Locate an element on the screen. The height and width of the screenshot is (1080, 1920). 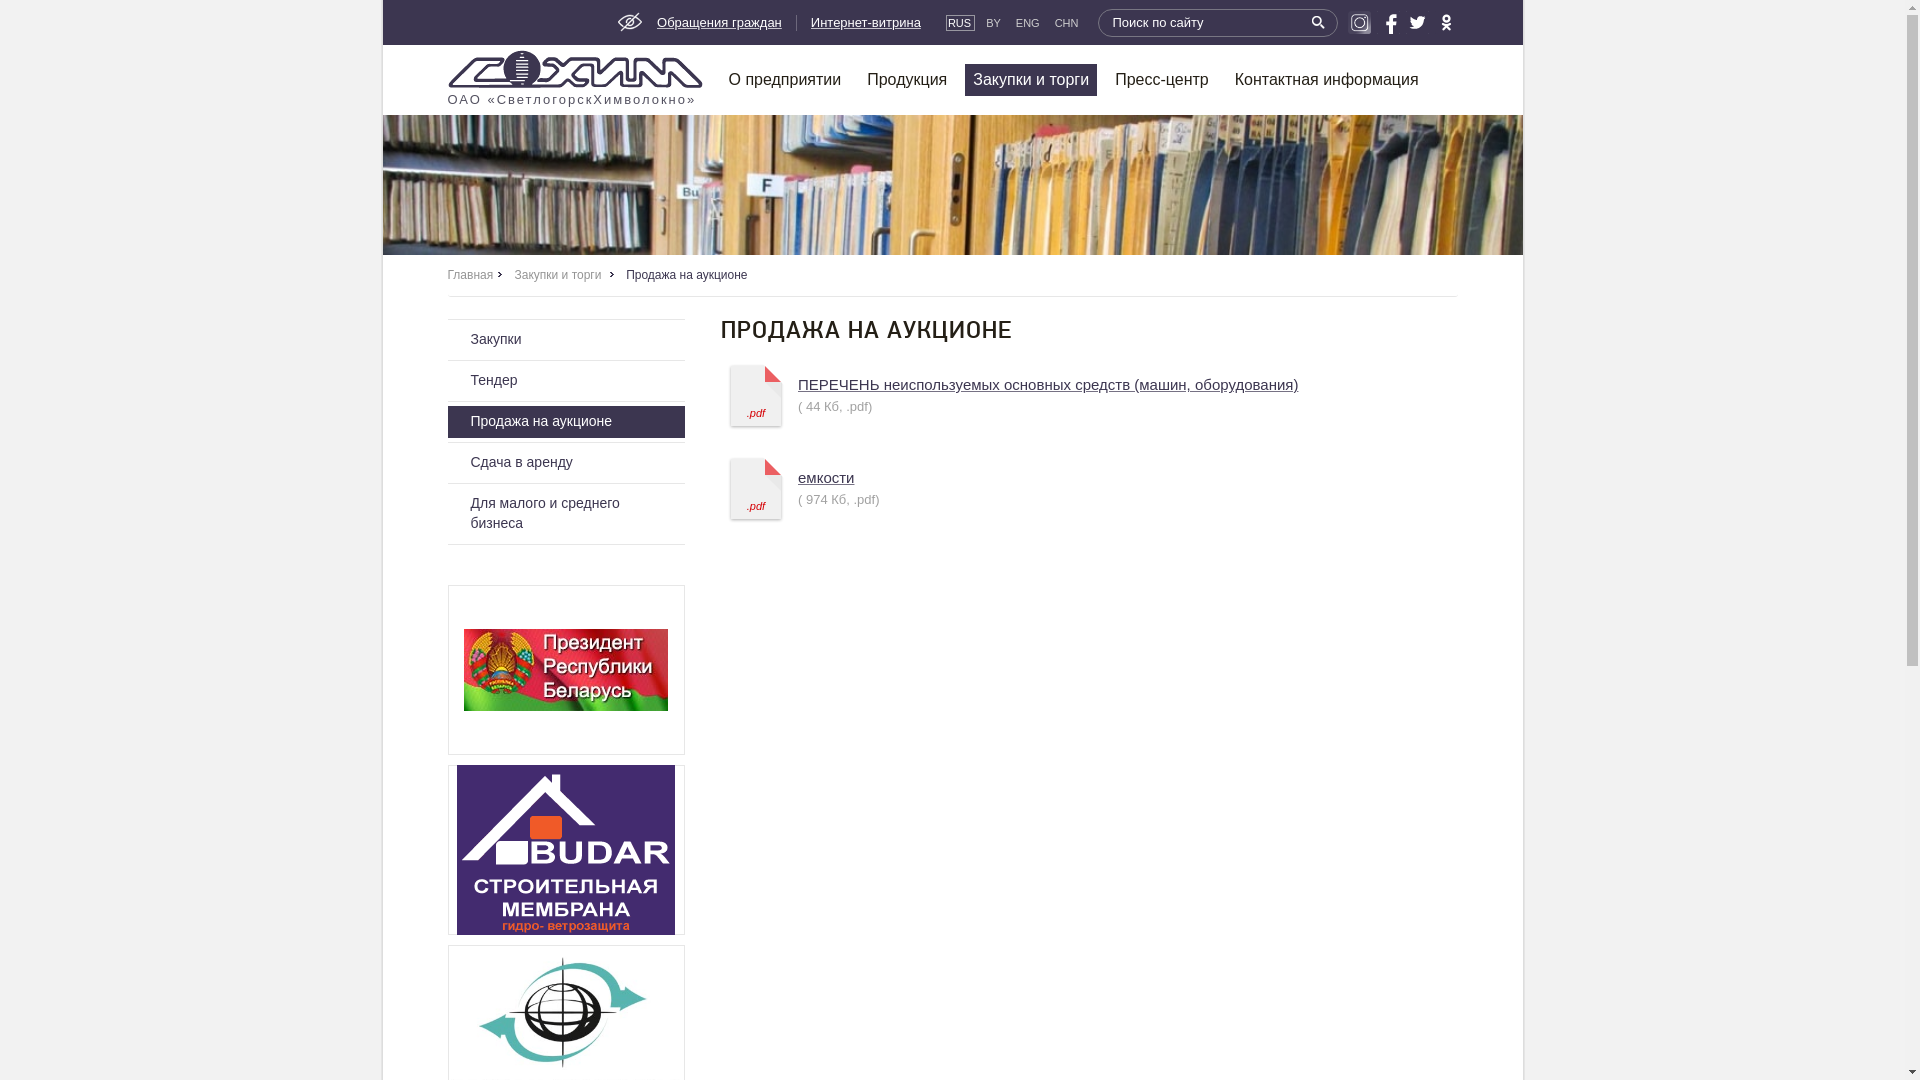
'ENG' is located at coordinates (1028, 22).